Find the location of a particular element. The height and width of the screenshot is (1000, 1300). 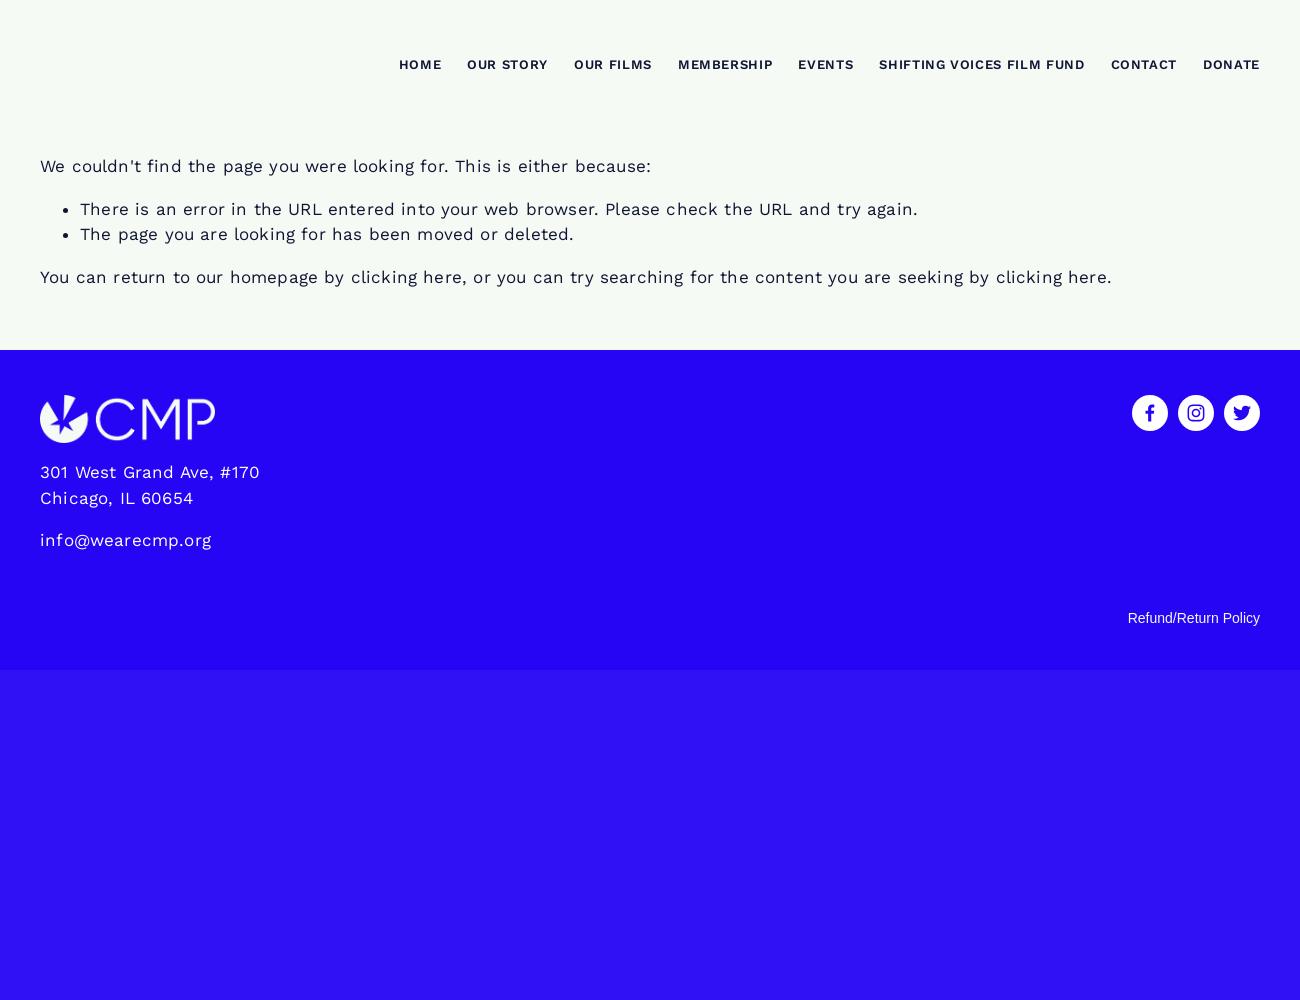

'You can return to our homepage by' is located at coordinates (195, 276).